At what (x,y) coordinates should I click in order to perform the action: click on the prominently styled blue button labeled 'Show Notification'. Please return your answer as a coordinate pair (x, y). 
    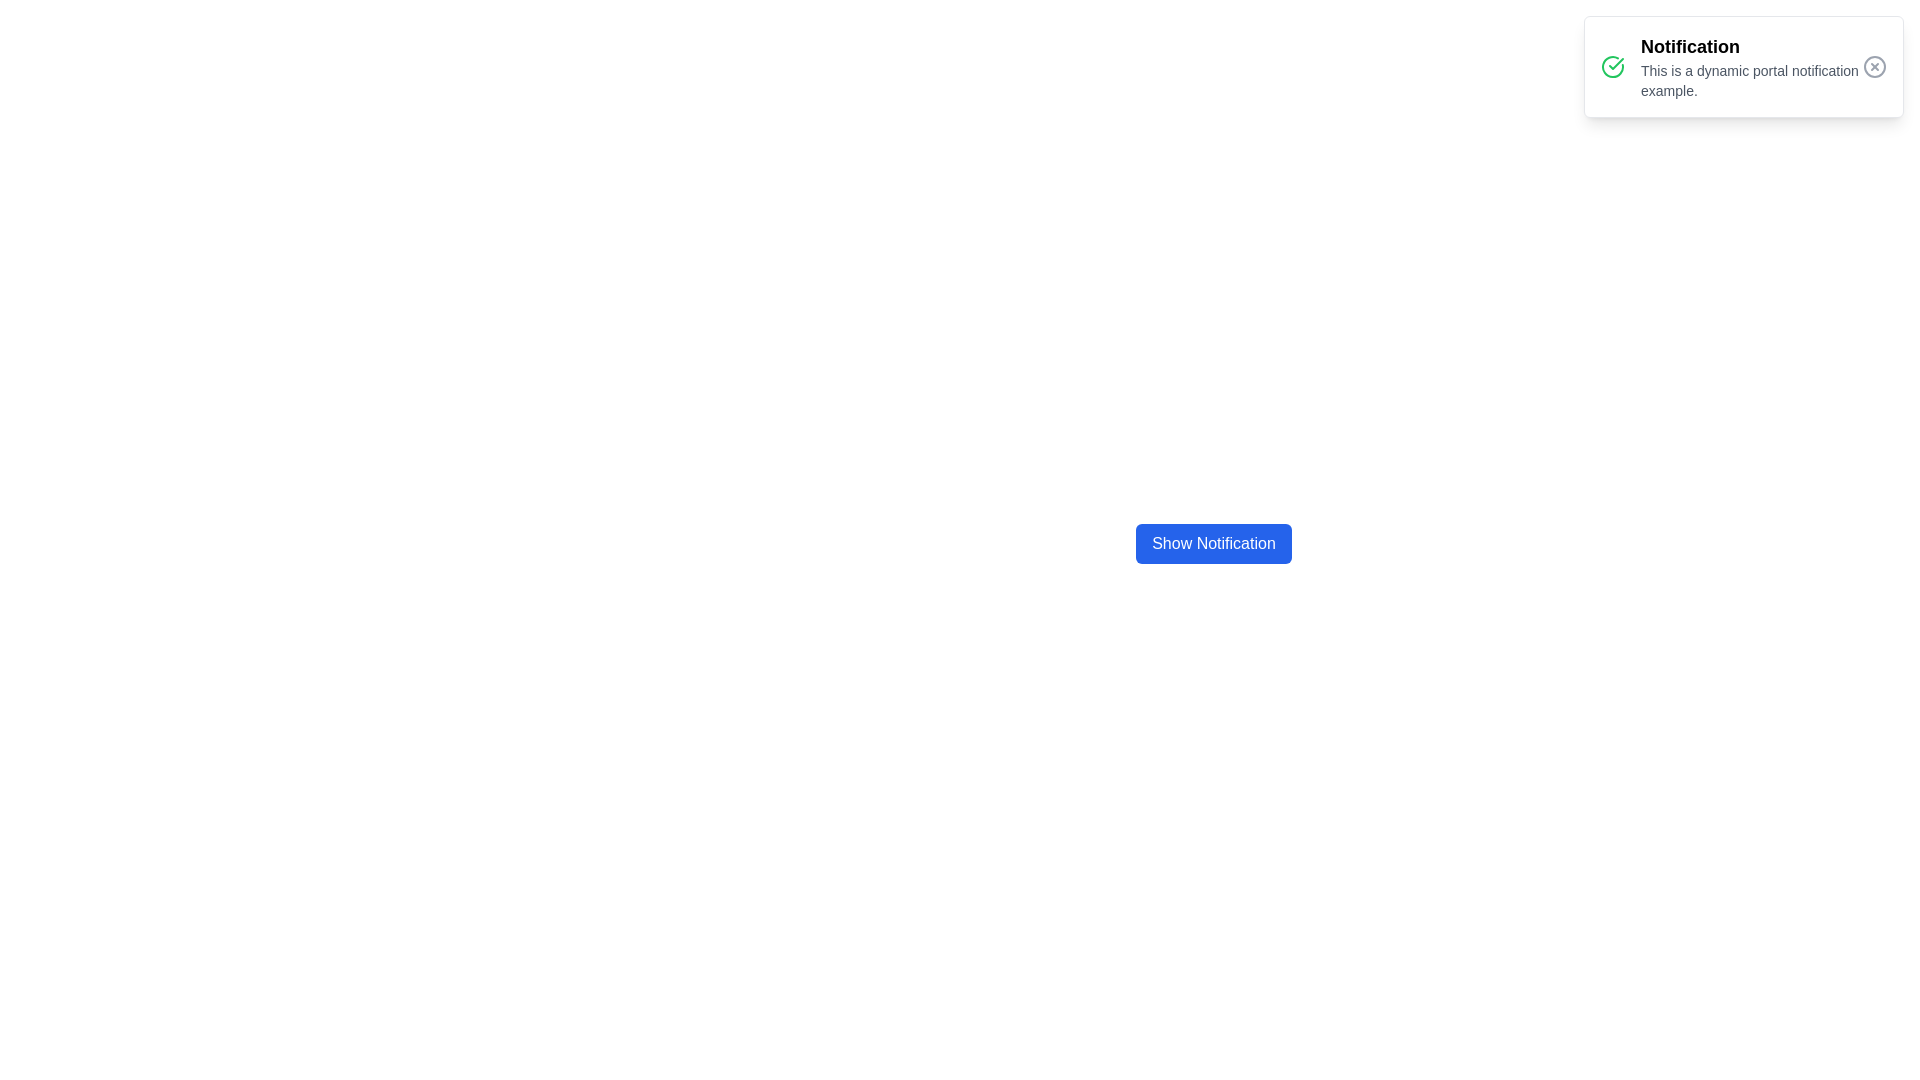
    Looking at the image, I should click on (1213, 535).